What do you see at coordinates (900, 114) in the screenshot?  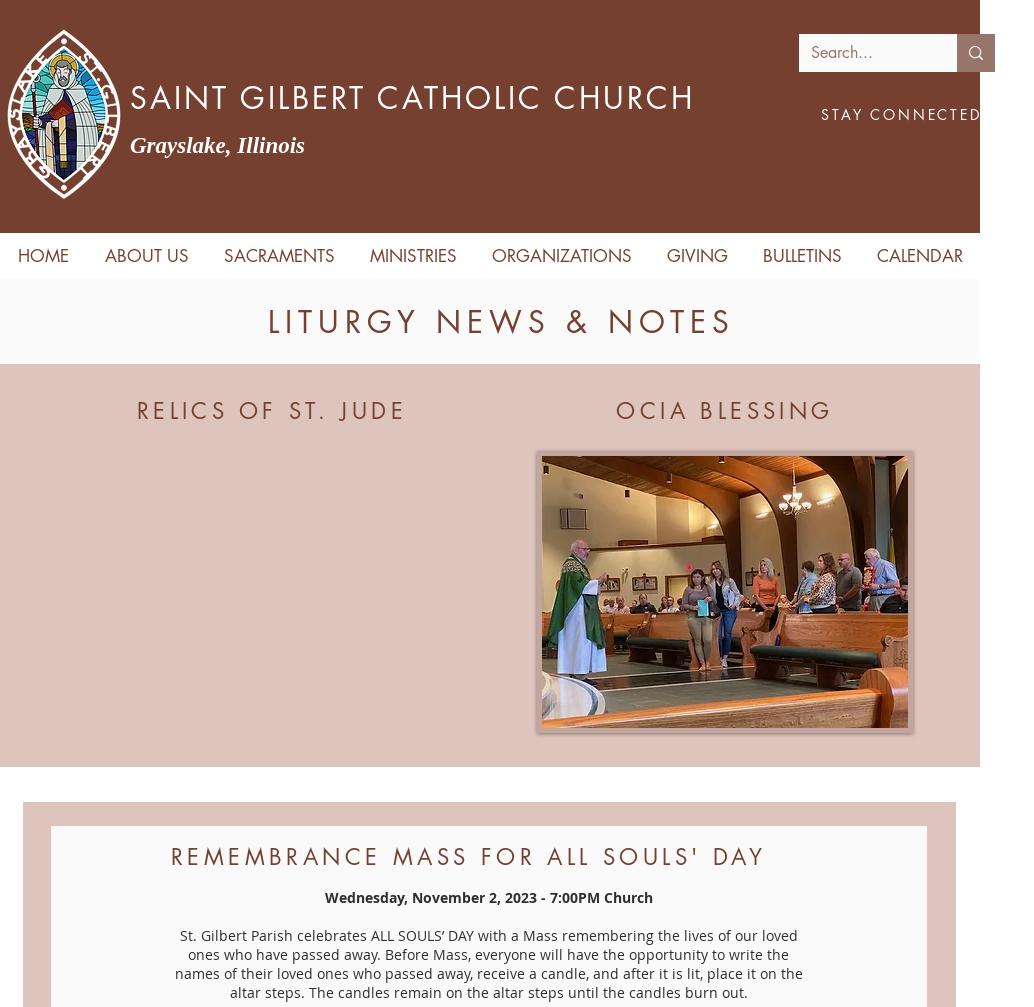 I see `'STAY CONNECTED'` at bounding box center [900, 114].